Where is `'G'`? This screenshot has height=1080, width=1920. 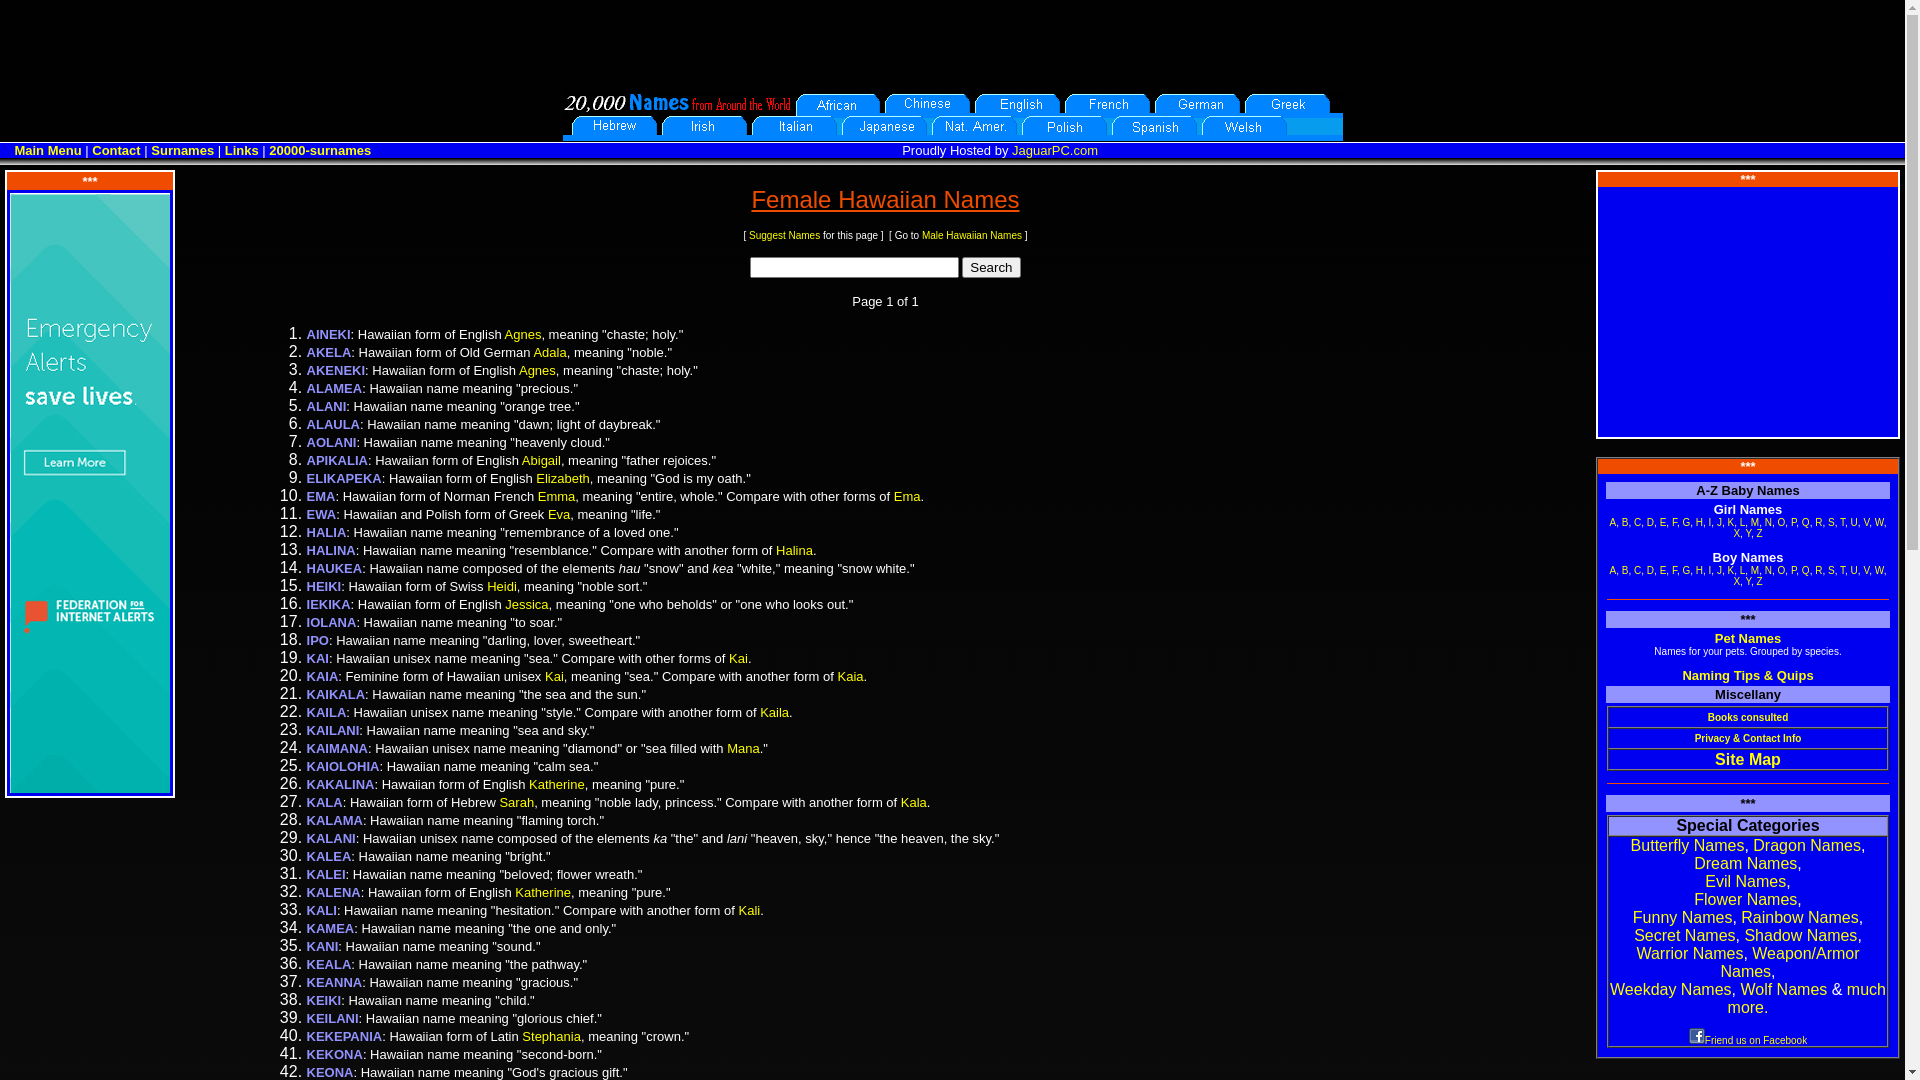
'G' is located at coordinates (1684, 521).